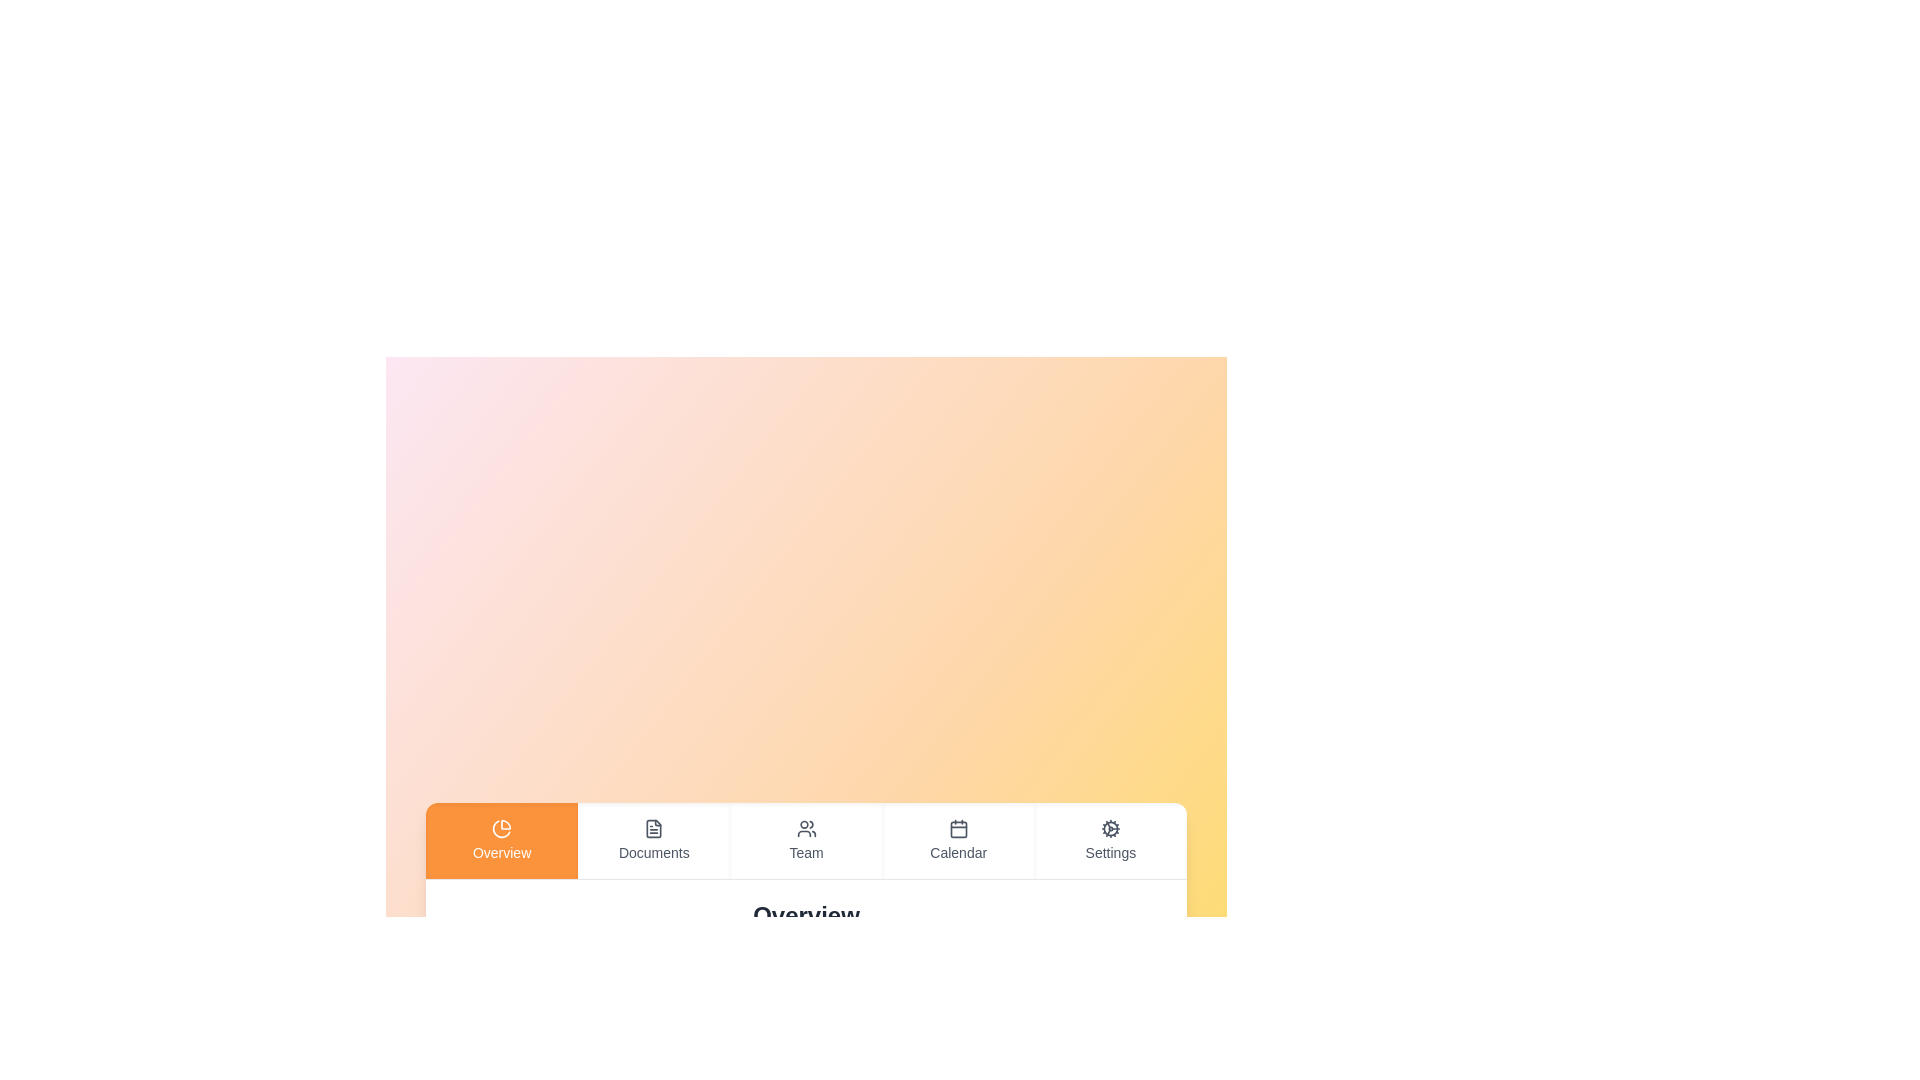 The image size is (1920, 1080). I want to click on the 'Overview' text label in the navigation menu, which identifies the tab and is located below a pie chart icon within an orange tab, so click(502, 852).